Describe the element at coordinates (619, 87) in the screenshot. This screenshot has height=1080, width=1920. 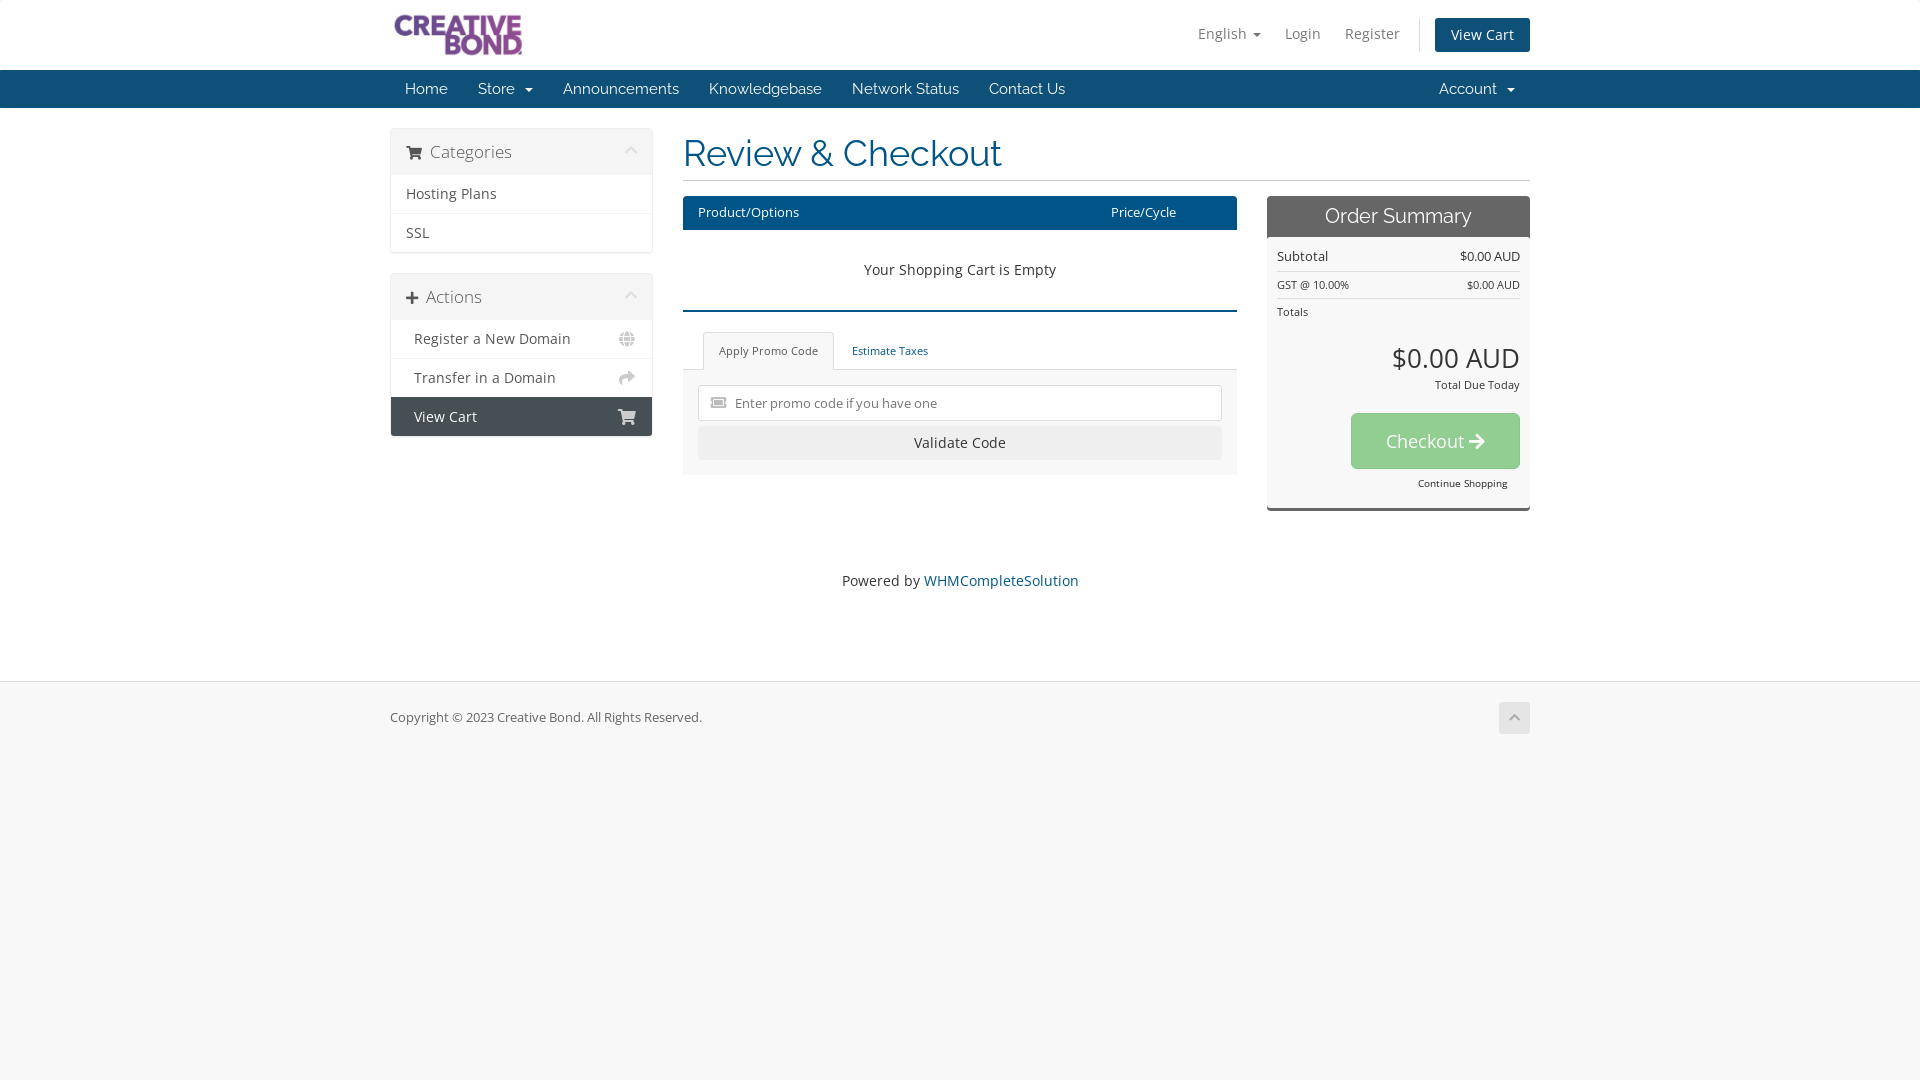
I see `'Announcements'` at that location.